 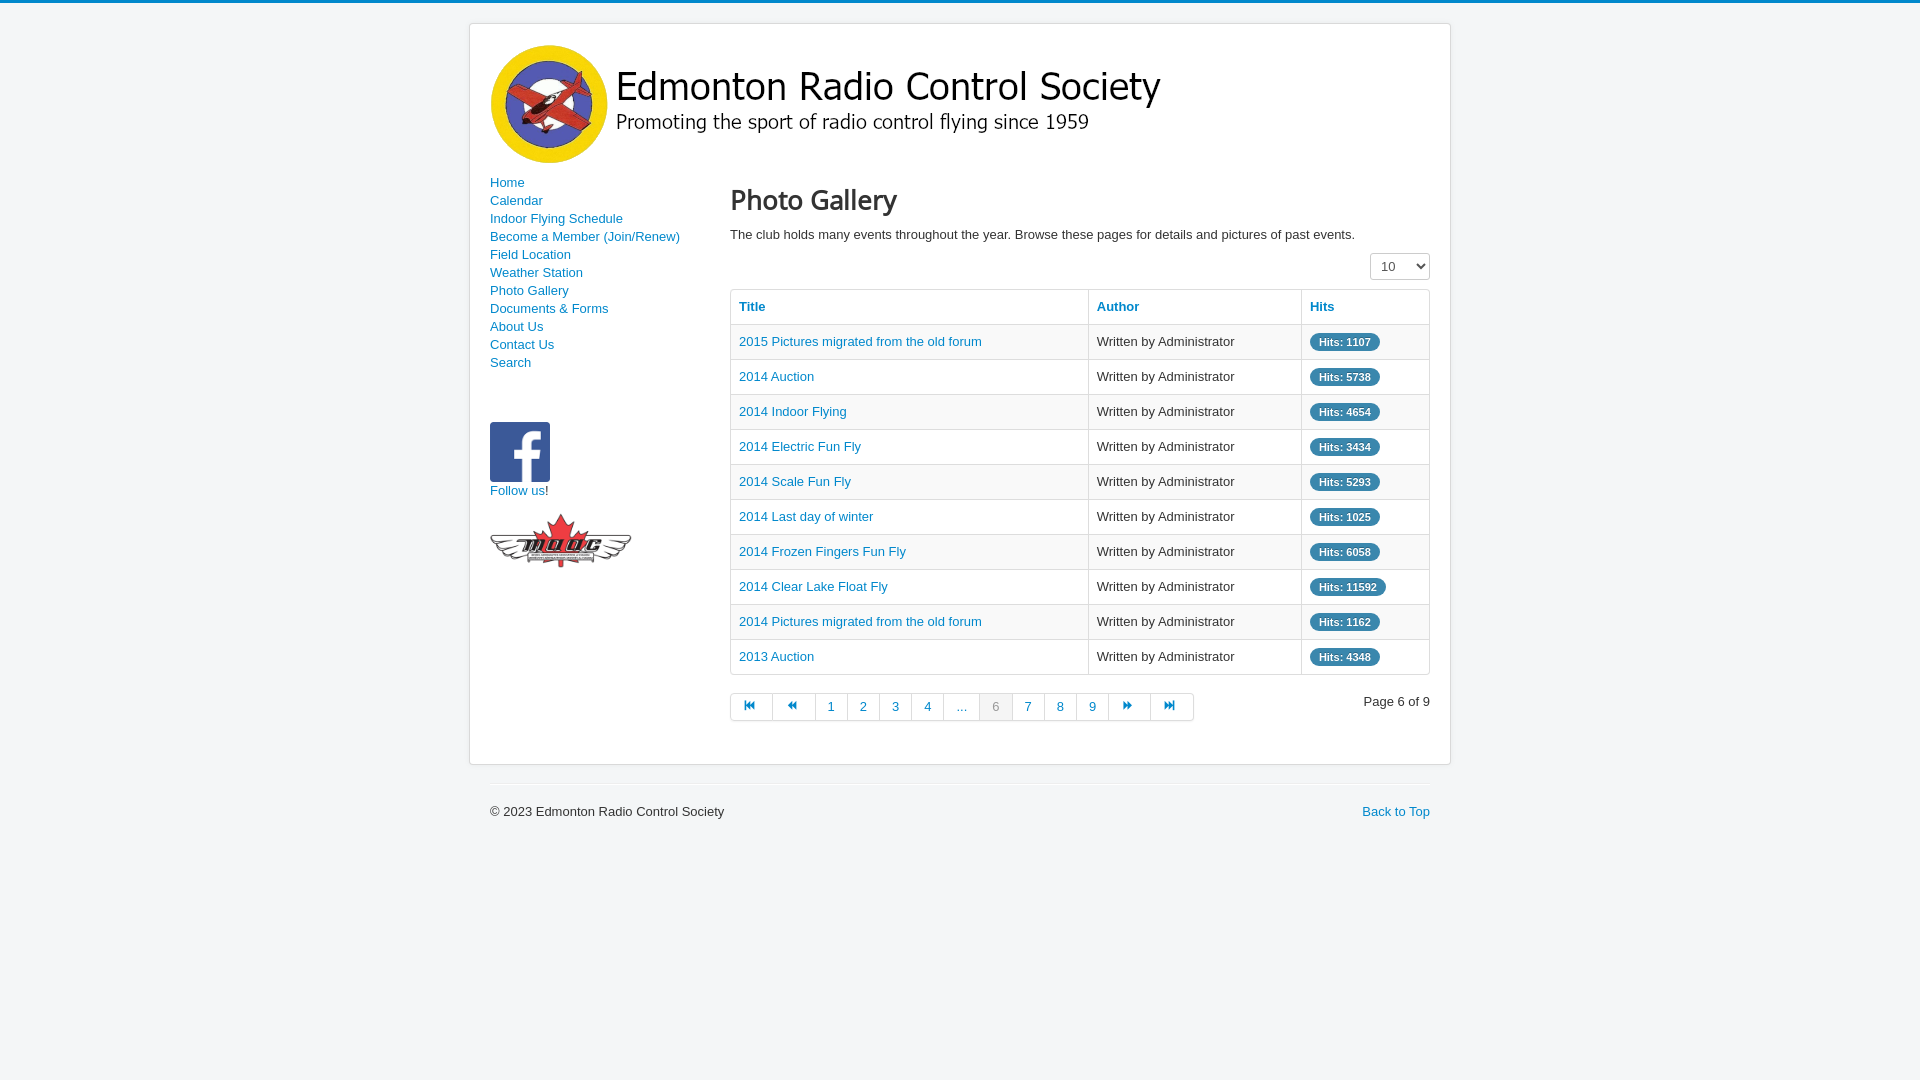 I want to click on '2014 Indoor Flying', so click(x=791, y=410).